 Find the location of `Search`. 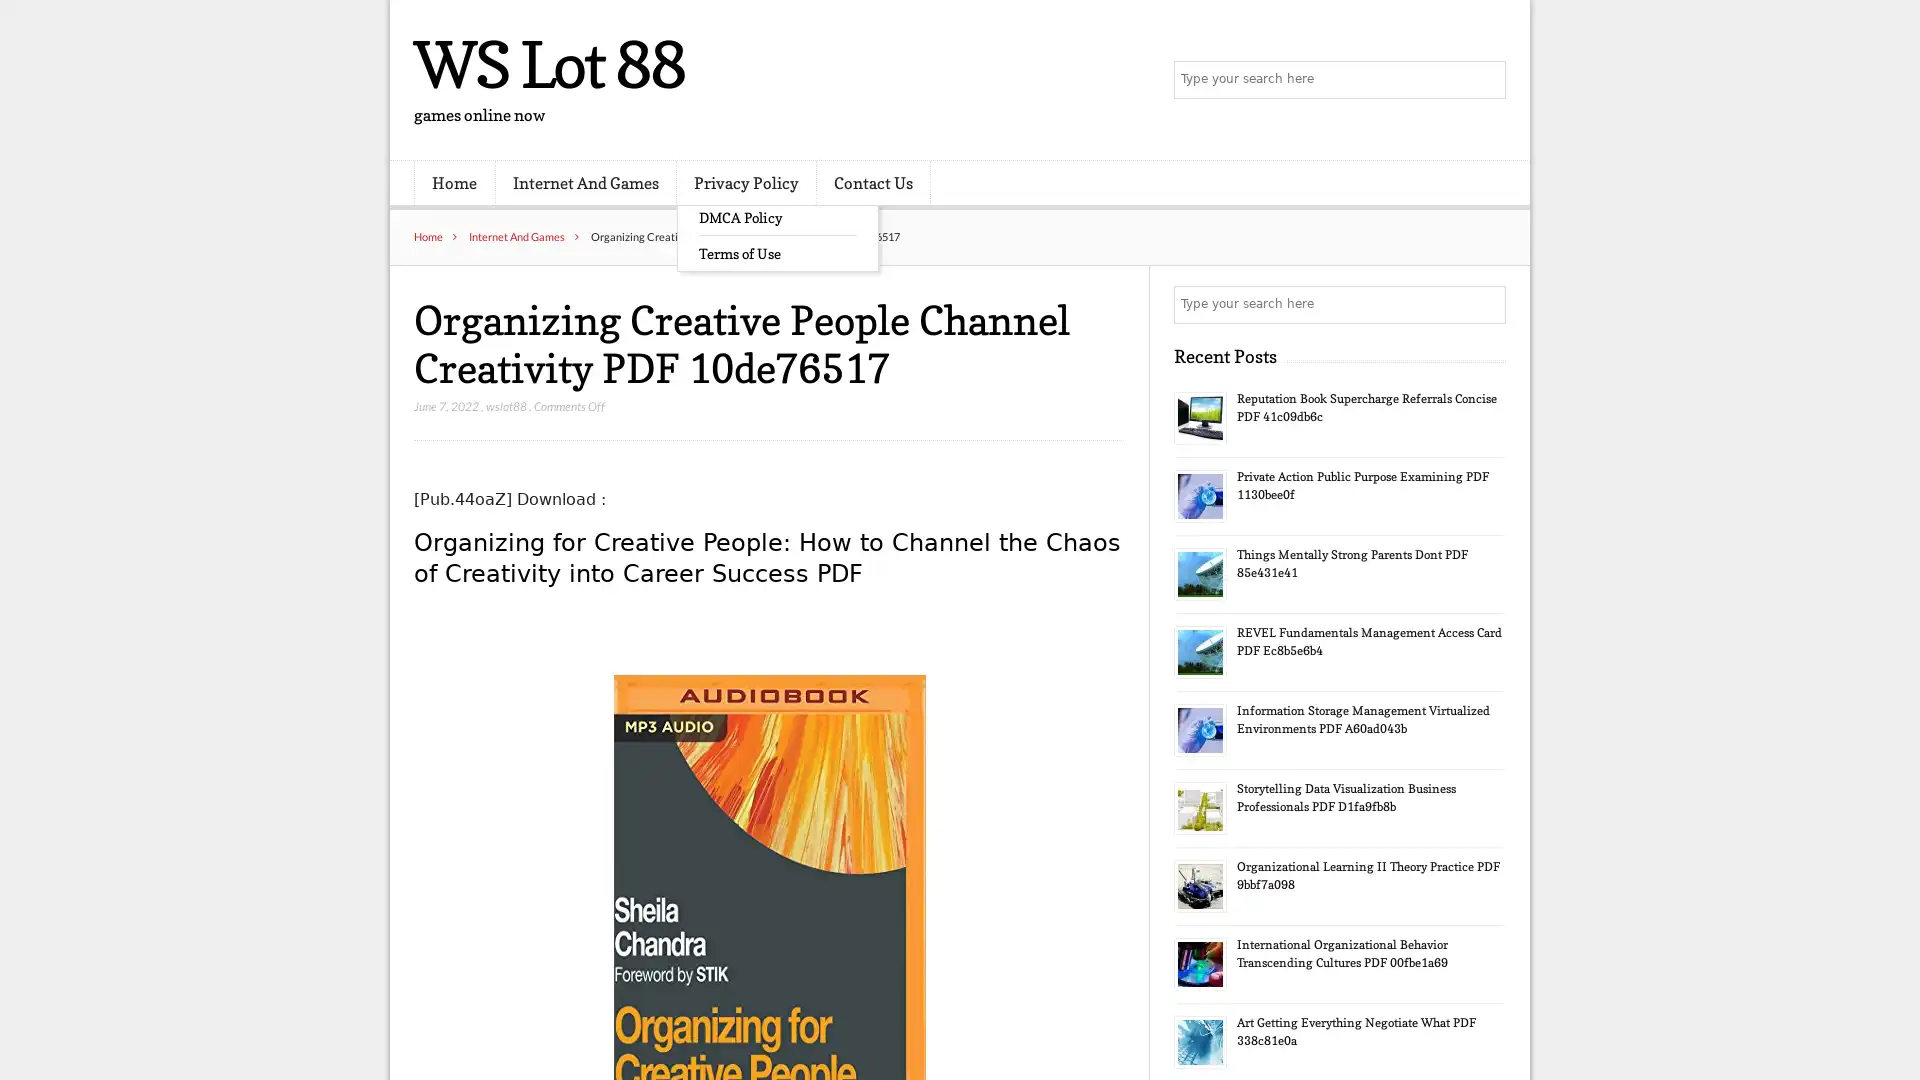

Search is located at coordinates (1485, 80).